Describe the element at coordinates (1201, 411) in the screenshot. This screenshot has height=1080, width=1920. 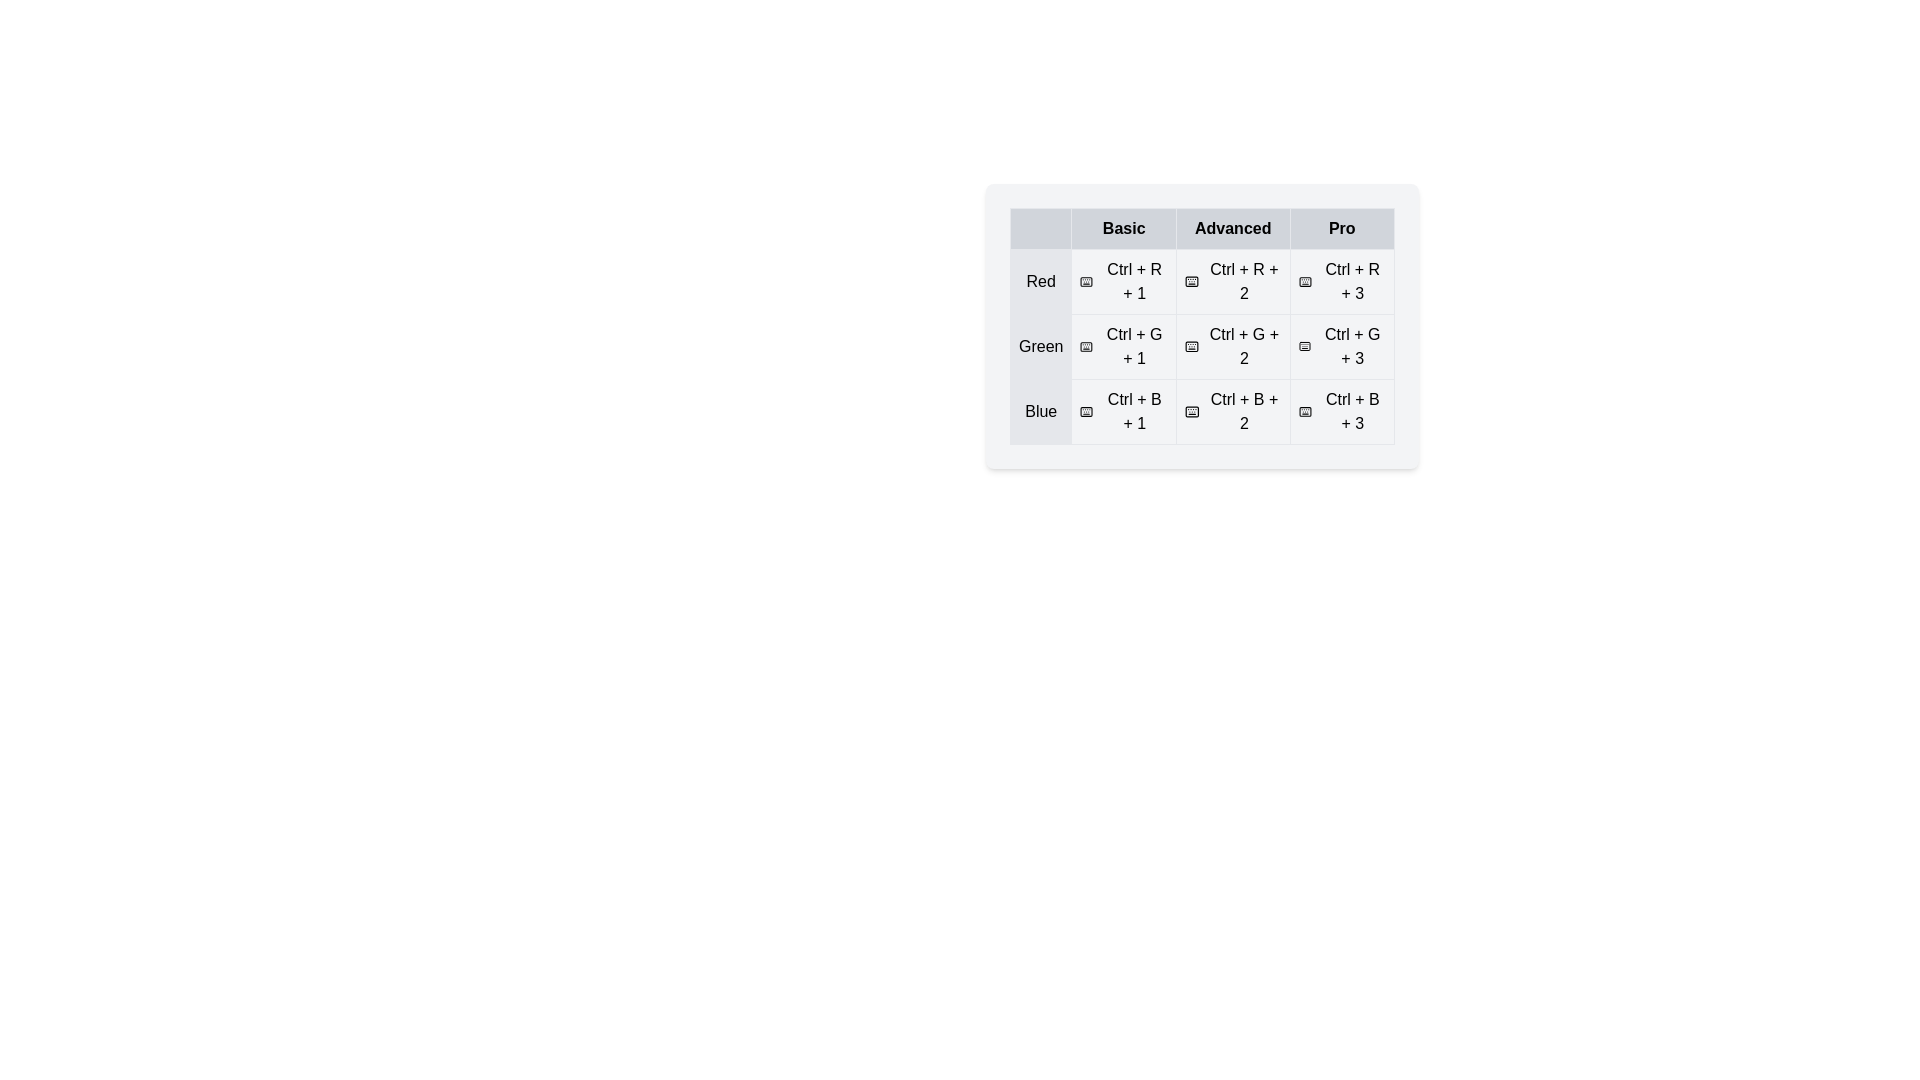
I see `the text block displaying 'Ctrl + B + 2' in the second column of the third row of the tabular structure` at that location.